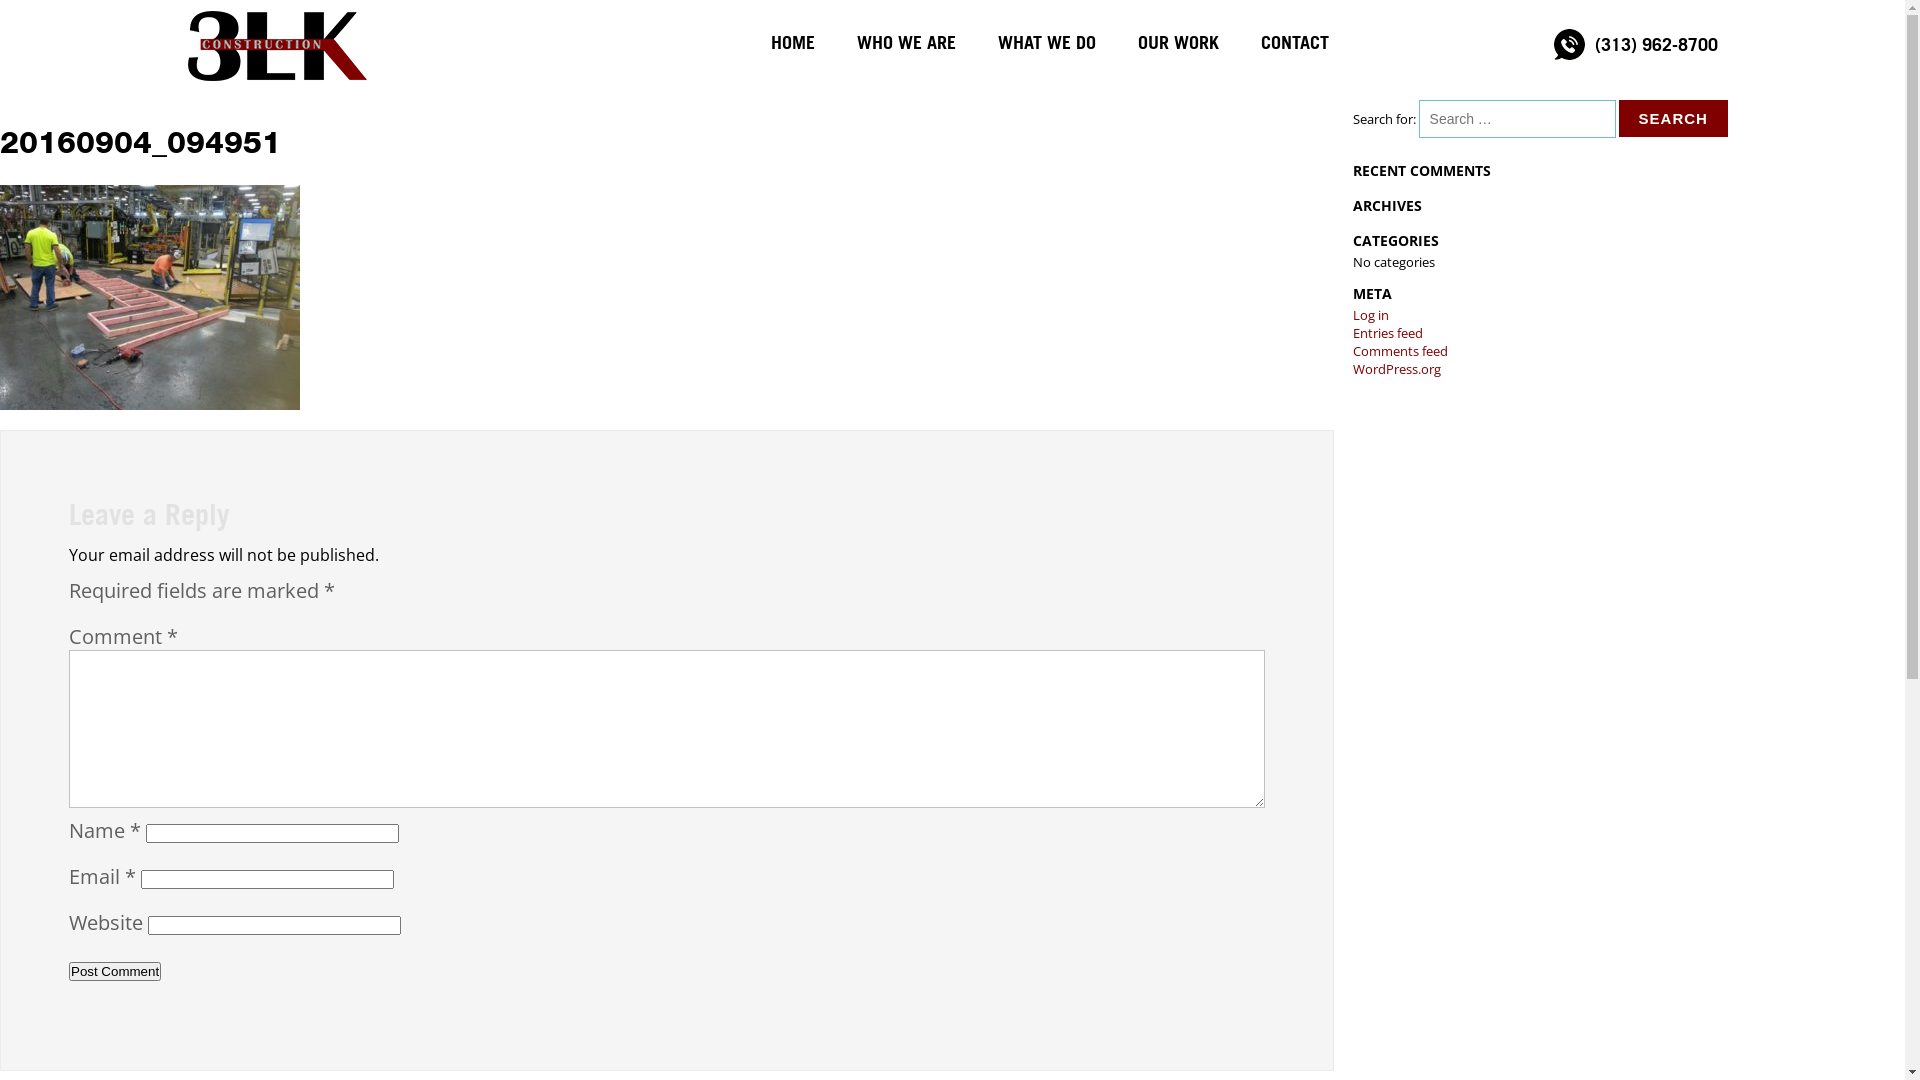  What do you see at coordinates (1618, 118) in the screenshot?
I see `'SEARCH'` at bounding box center [1618, 118].